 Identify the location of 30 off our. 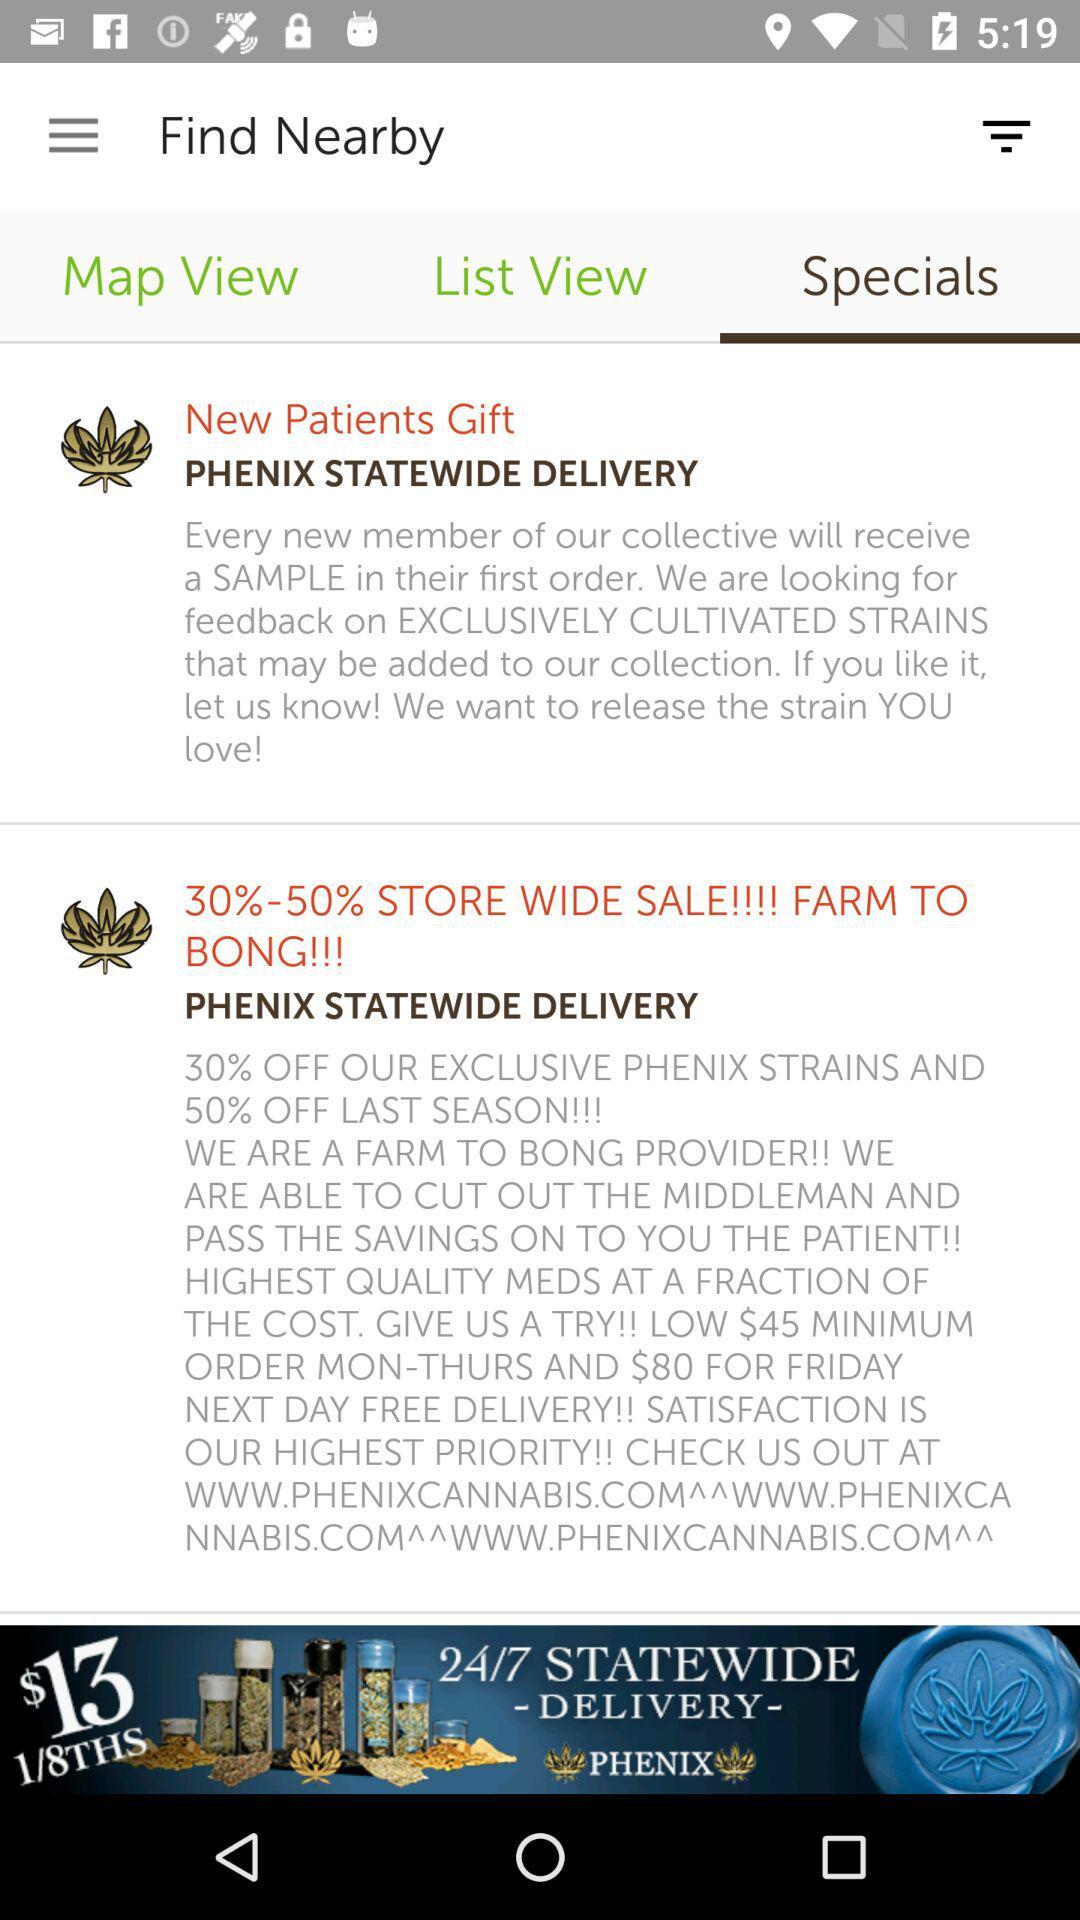
(604, 1303).